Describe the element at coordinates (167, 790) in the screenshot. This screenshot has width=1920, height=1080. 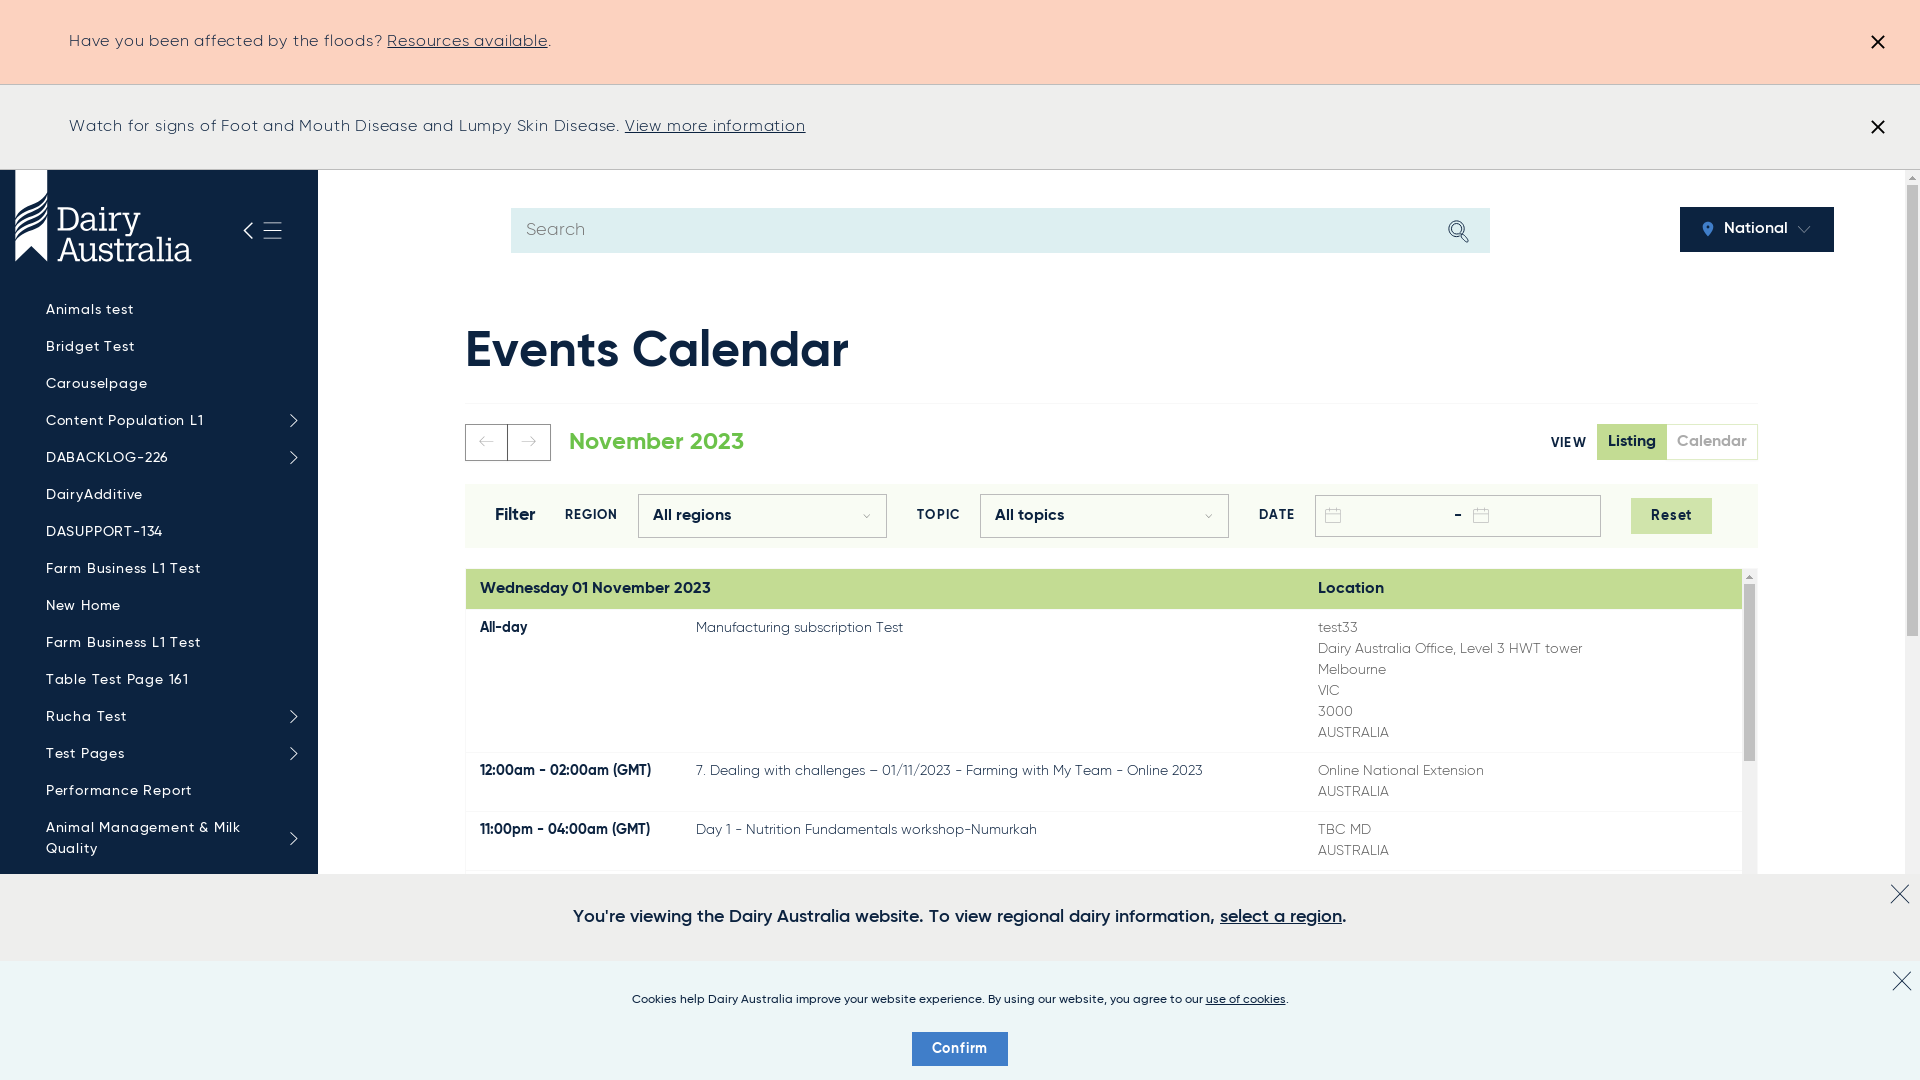
I see `'Performance Report'` at that location.